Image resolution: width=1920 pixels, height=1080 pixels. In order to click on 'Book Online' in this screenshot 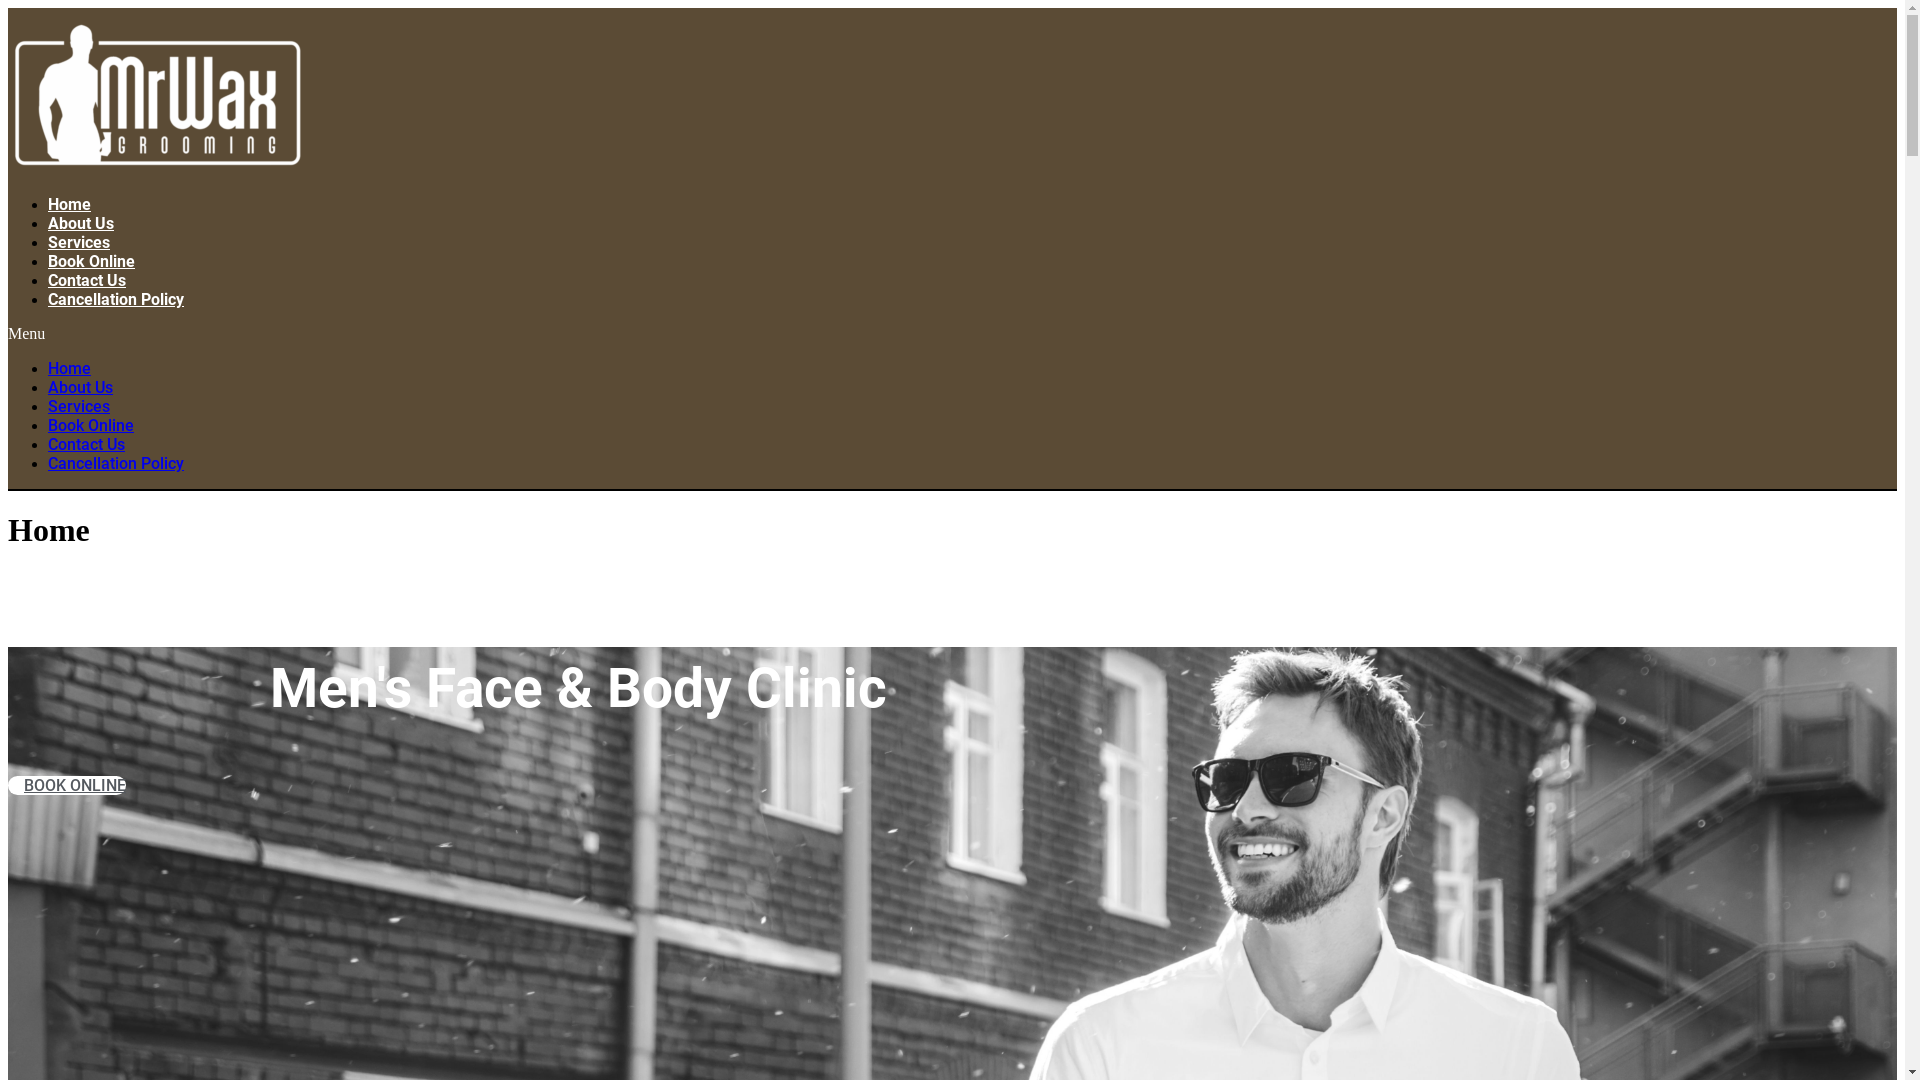, I will do `click(48, 260)`.